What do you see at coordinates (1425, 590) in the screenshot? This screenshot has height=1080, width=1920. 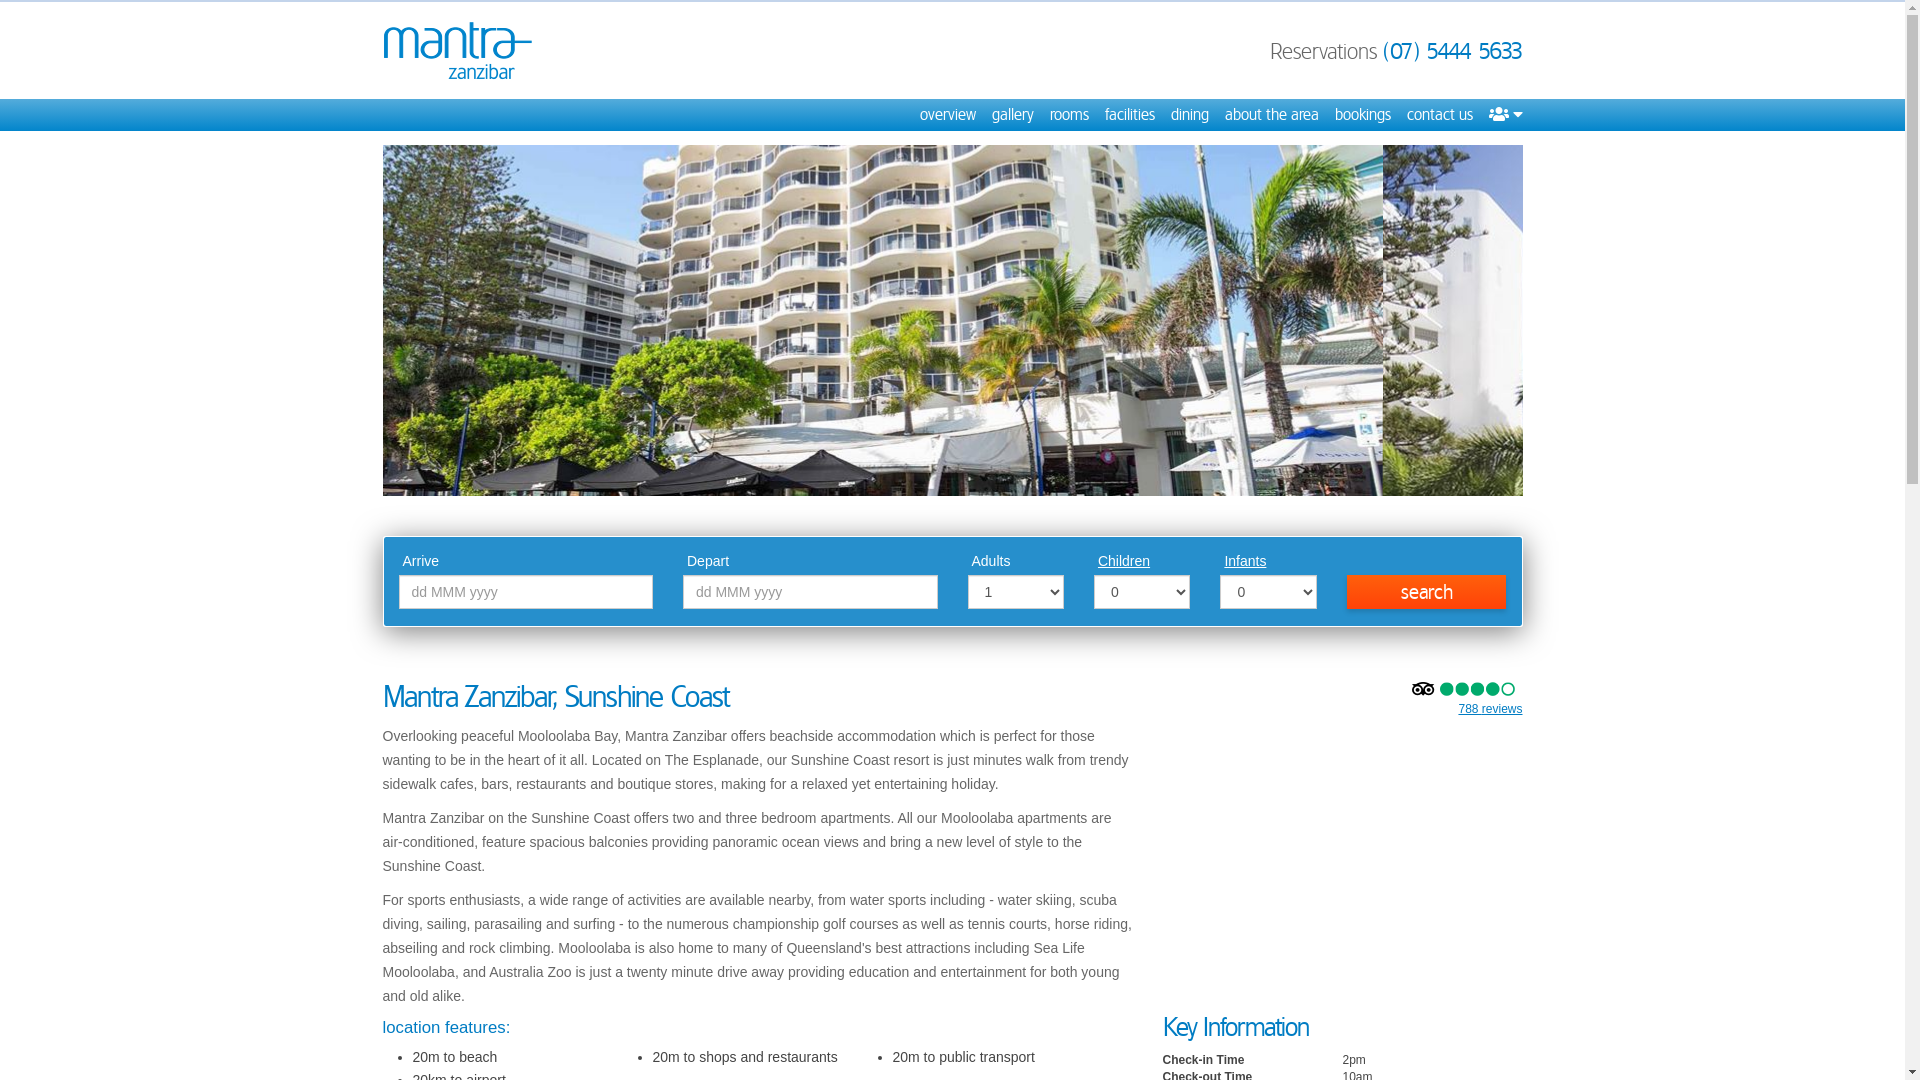 I see `'search'` at bounding box center [1425, 590].